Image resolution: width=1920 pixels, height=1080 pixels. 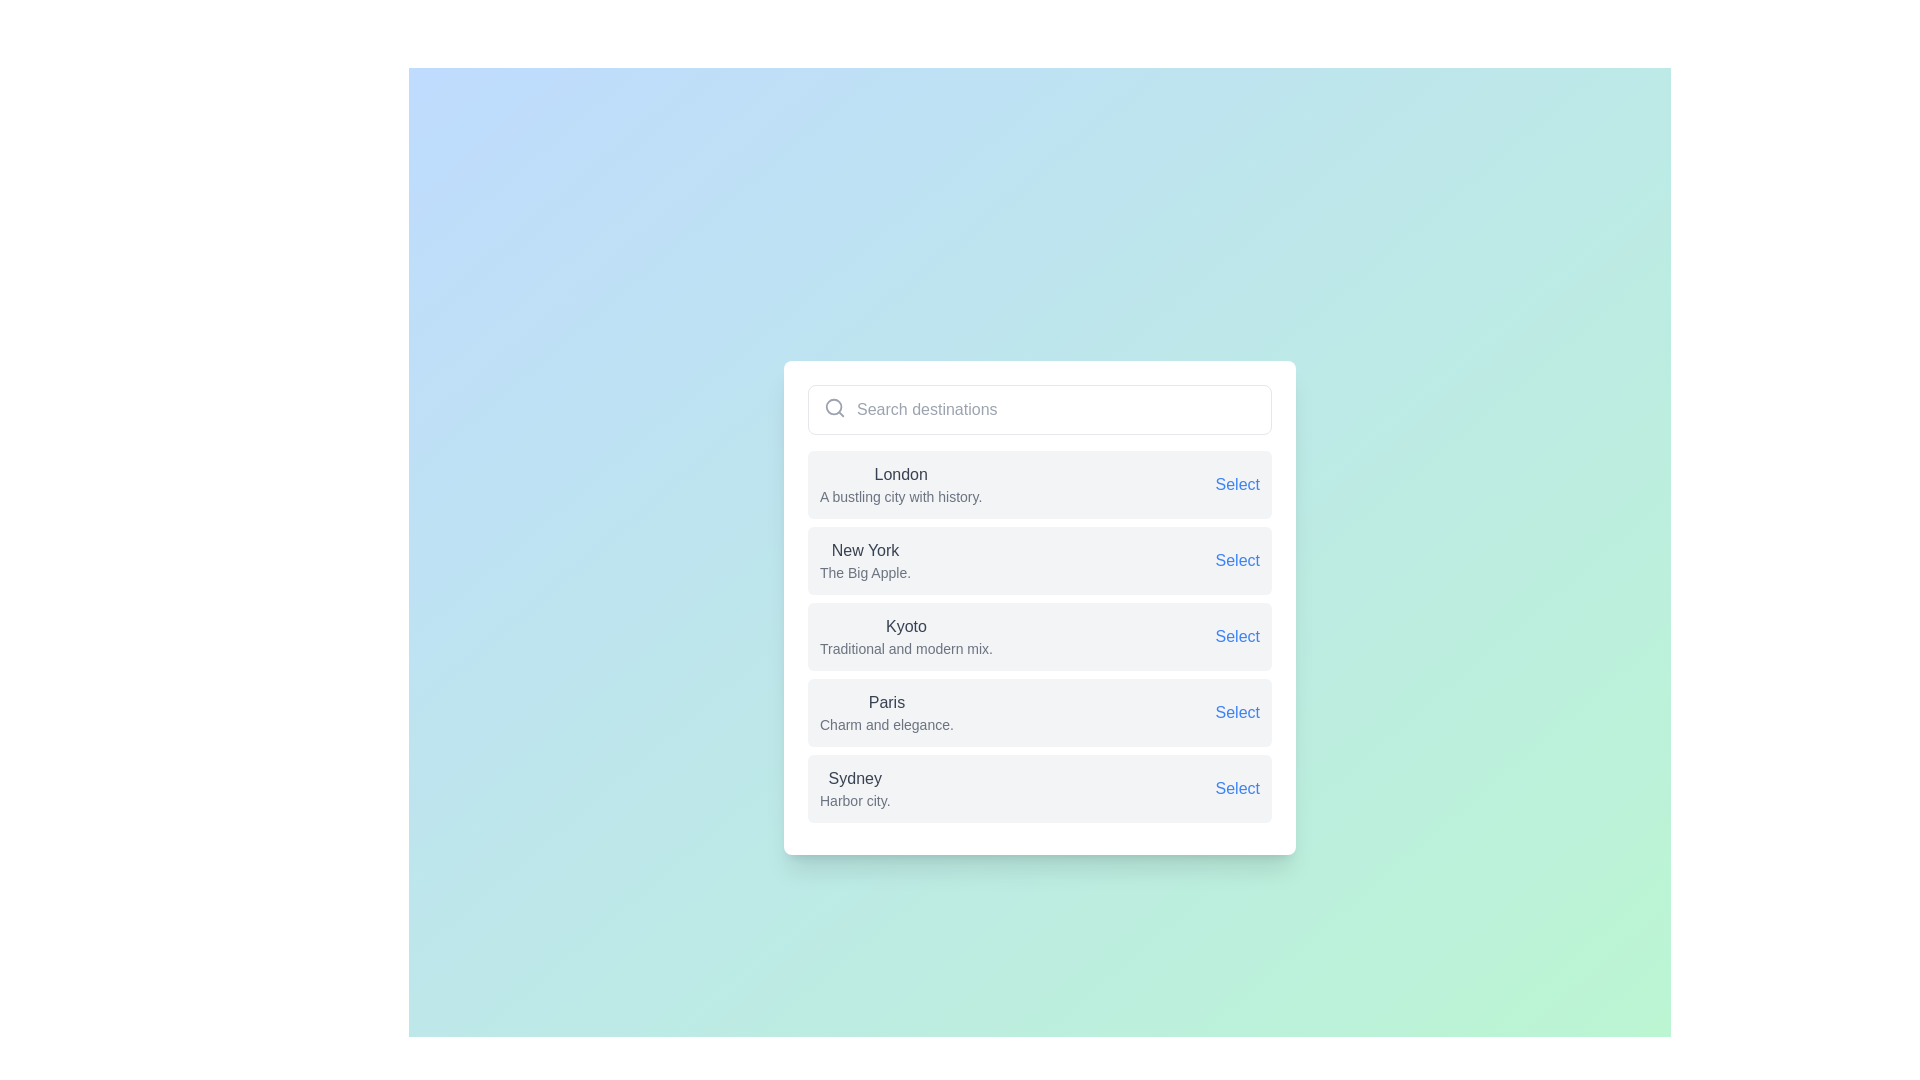 What do you see at coordinates (885, 712) in the screenshot?
I see `descriptive information about the destination 'Paris' from the list item located between 'Kyoto' and 'Sydney'` at bounding box center [885, 712].